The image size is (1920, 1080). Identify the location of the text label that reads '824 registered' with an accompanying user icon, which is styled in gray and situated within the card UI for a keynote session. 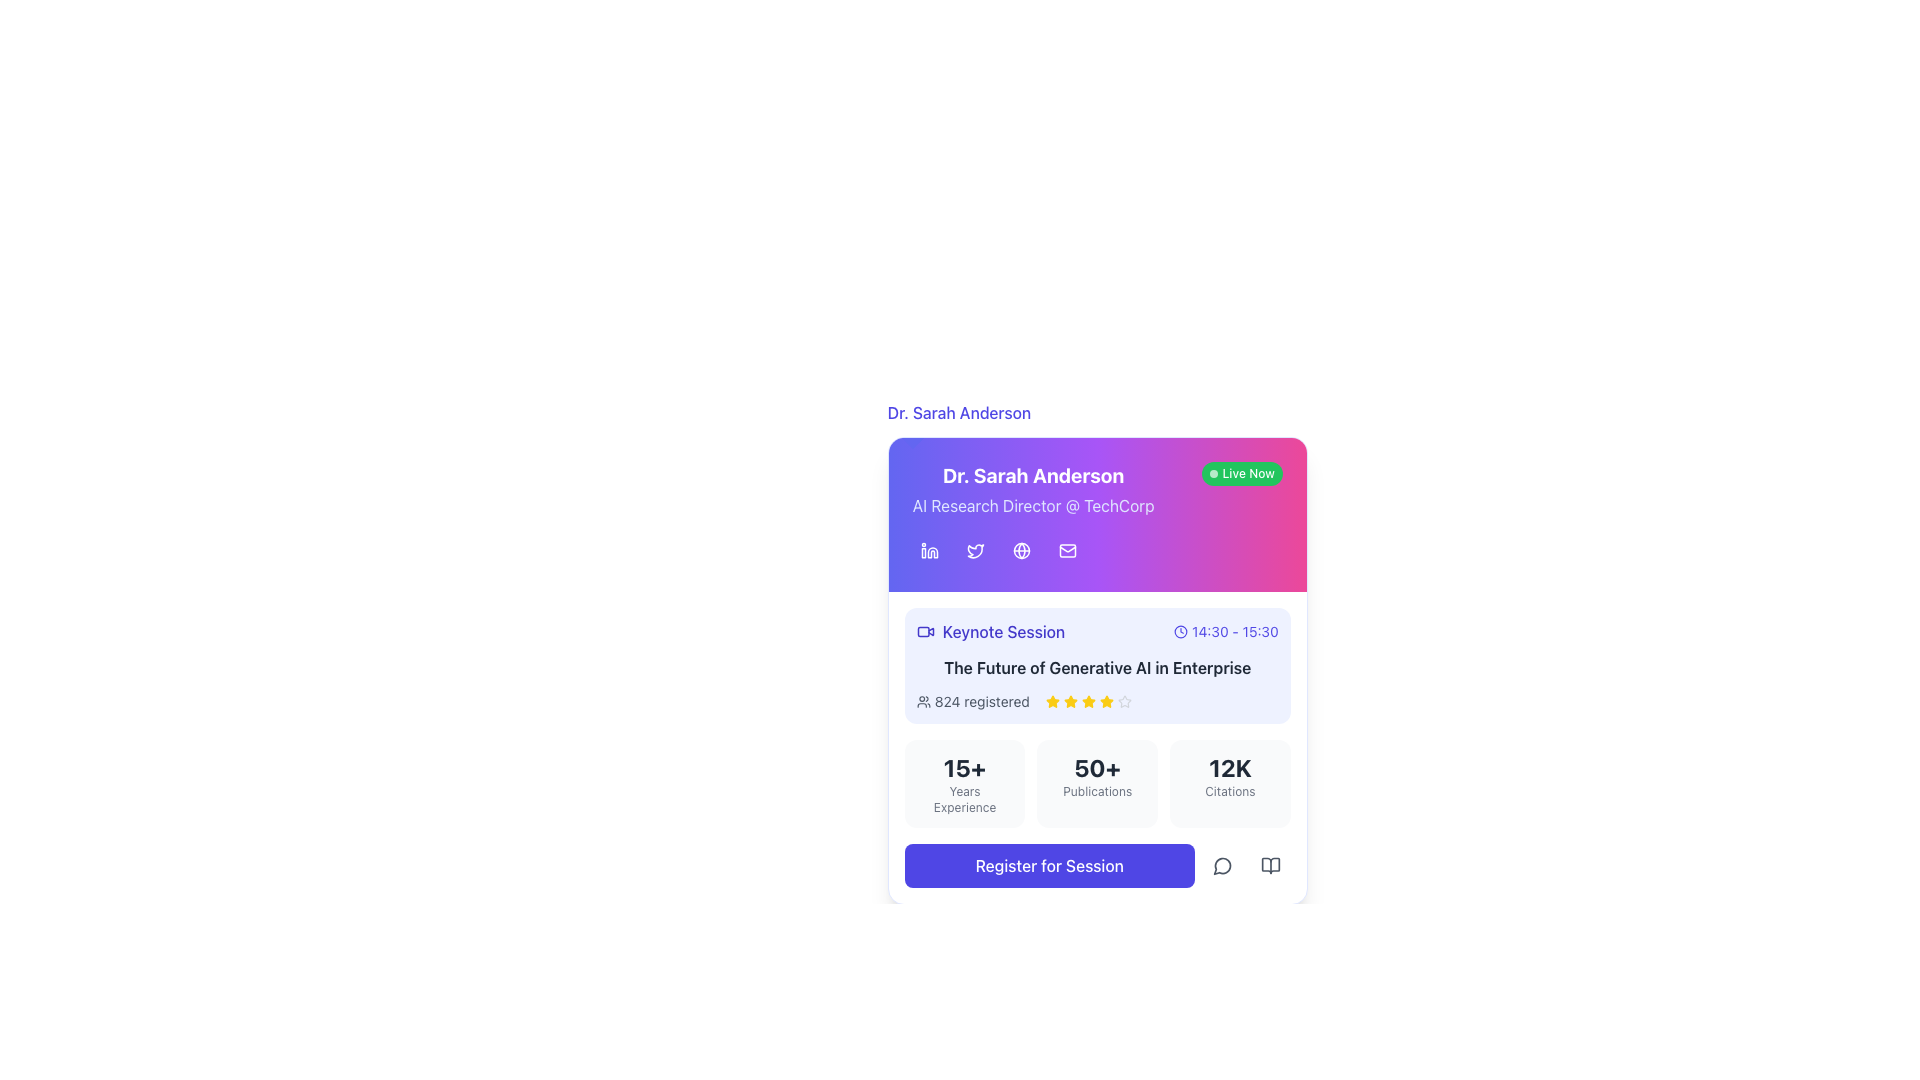
(973, 701).